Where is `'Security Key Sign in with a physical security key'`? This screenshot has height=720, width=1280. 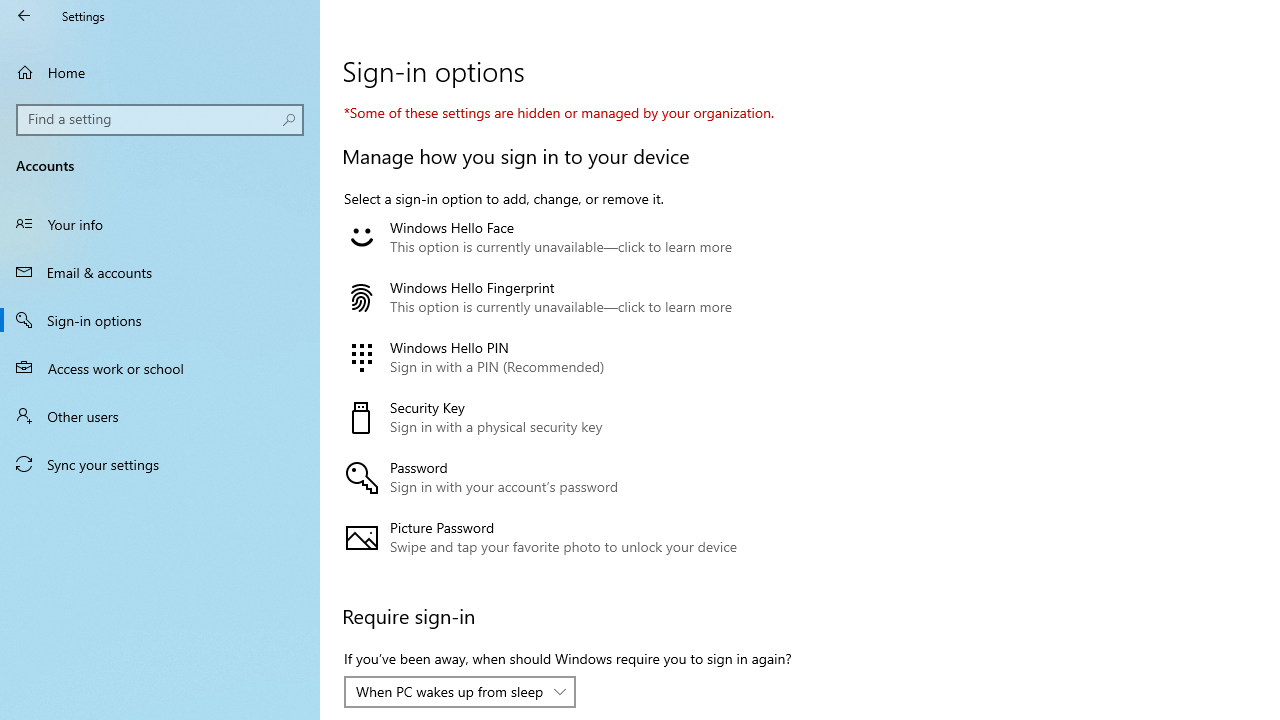 'Security Key Sign in with a physical security key' is located at coordinates (562, 416).